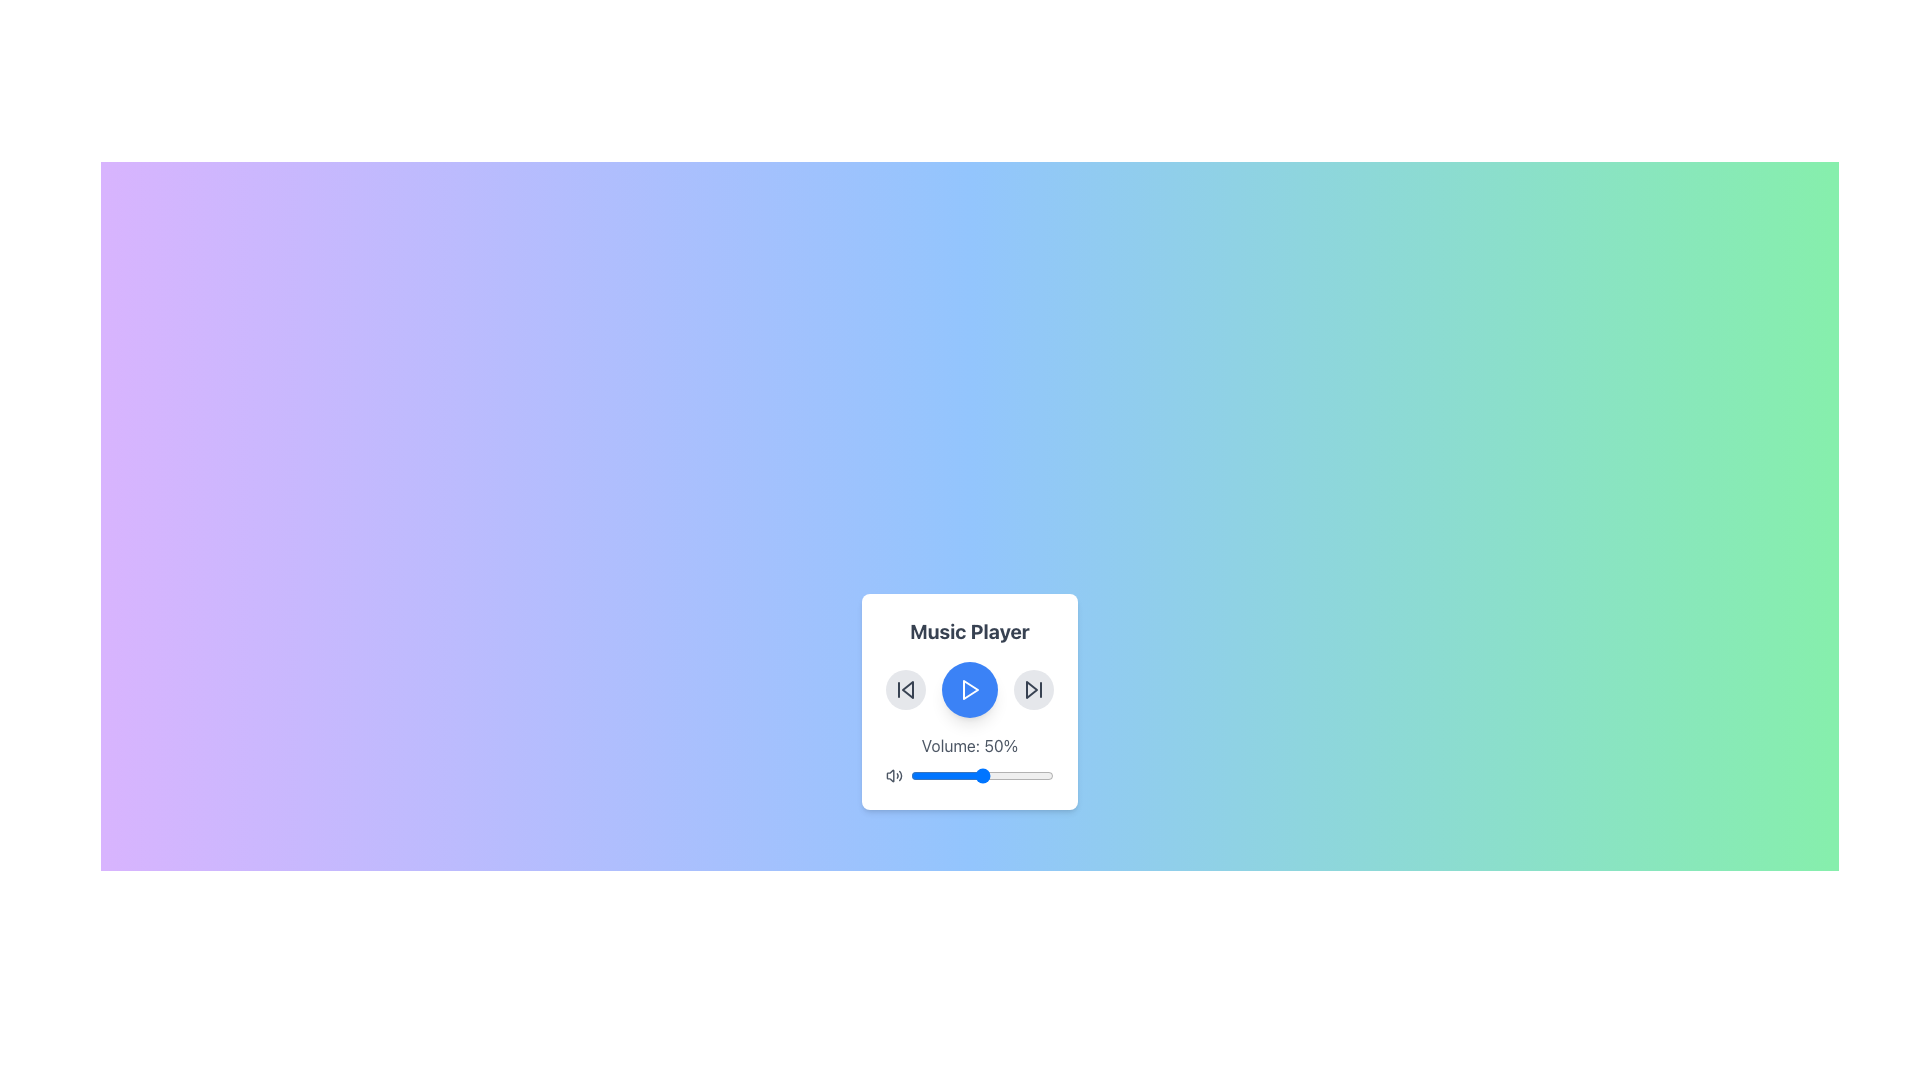  What do you see at coordinates (969, 689) in the screenshot?
I see `the play button in the music player interface` at bounding box center [969, 689].